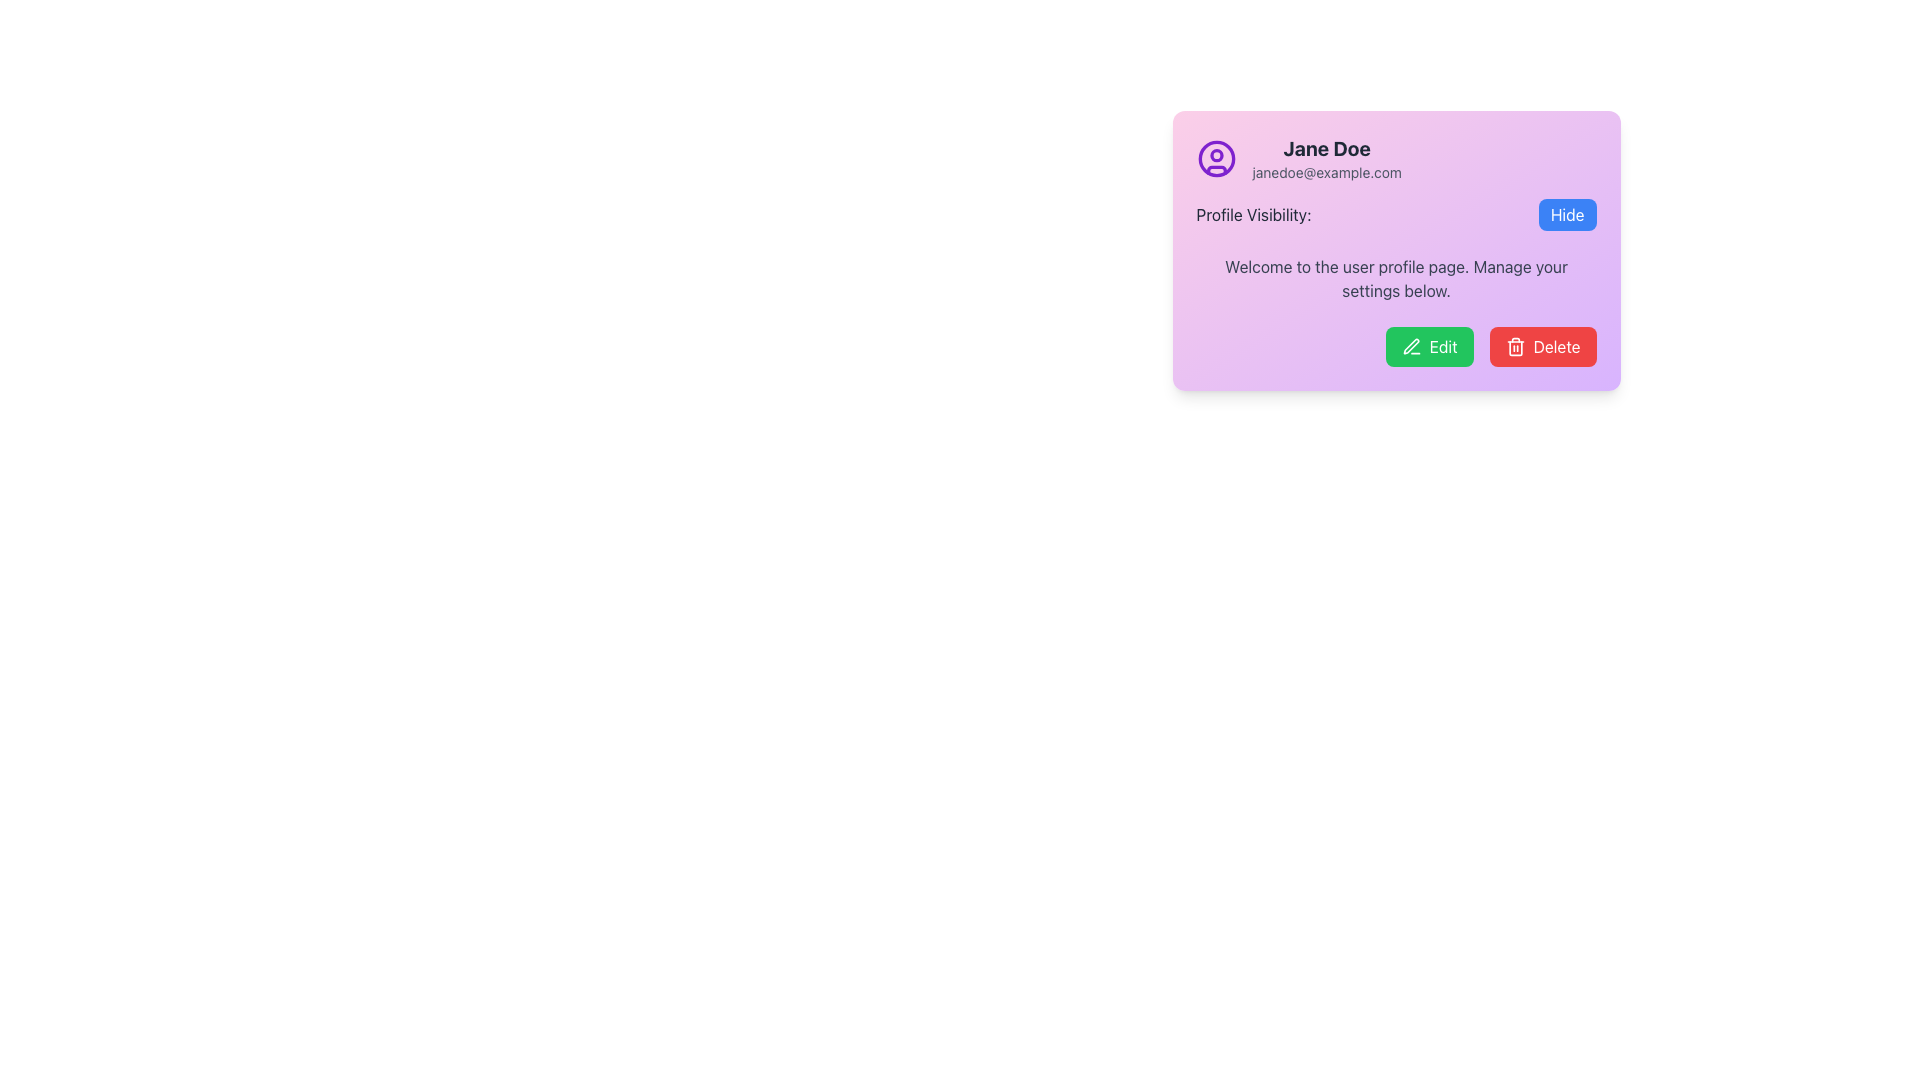  I want to click on the delete icon inside the 'Delete' button located at the bottom-right corner of the pink box, so click(1515, 346).